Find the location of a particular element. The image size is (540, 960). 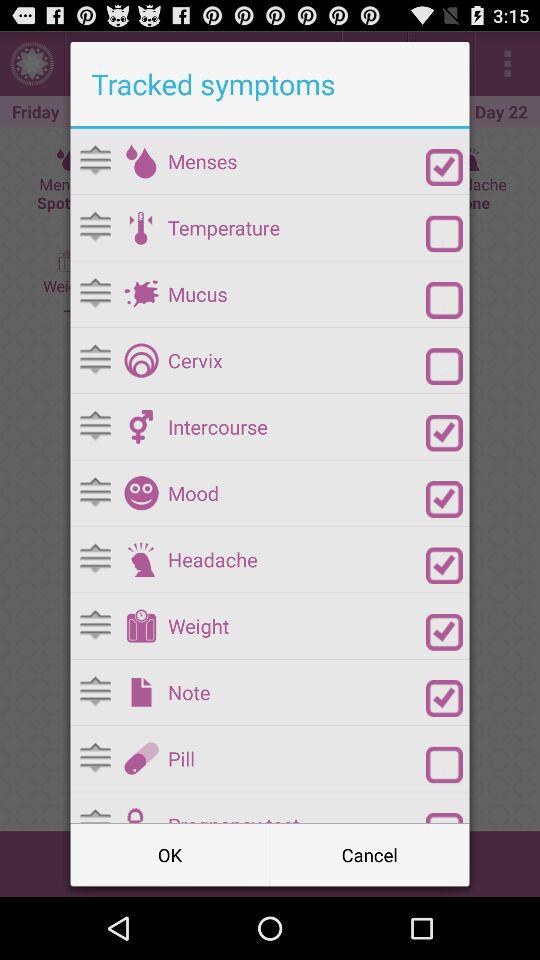

headache checkbox is located at coordinates (444, 565).